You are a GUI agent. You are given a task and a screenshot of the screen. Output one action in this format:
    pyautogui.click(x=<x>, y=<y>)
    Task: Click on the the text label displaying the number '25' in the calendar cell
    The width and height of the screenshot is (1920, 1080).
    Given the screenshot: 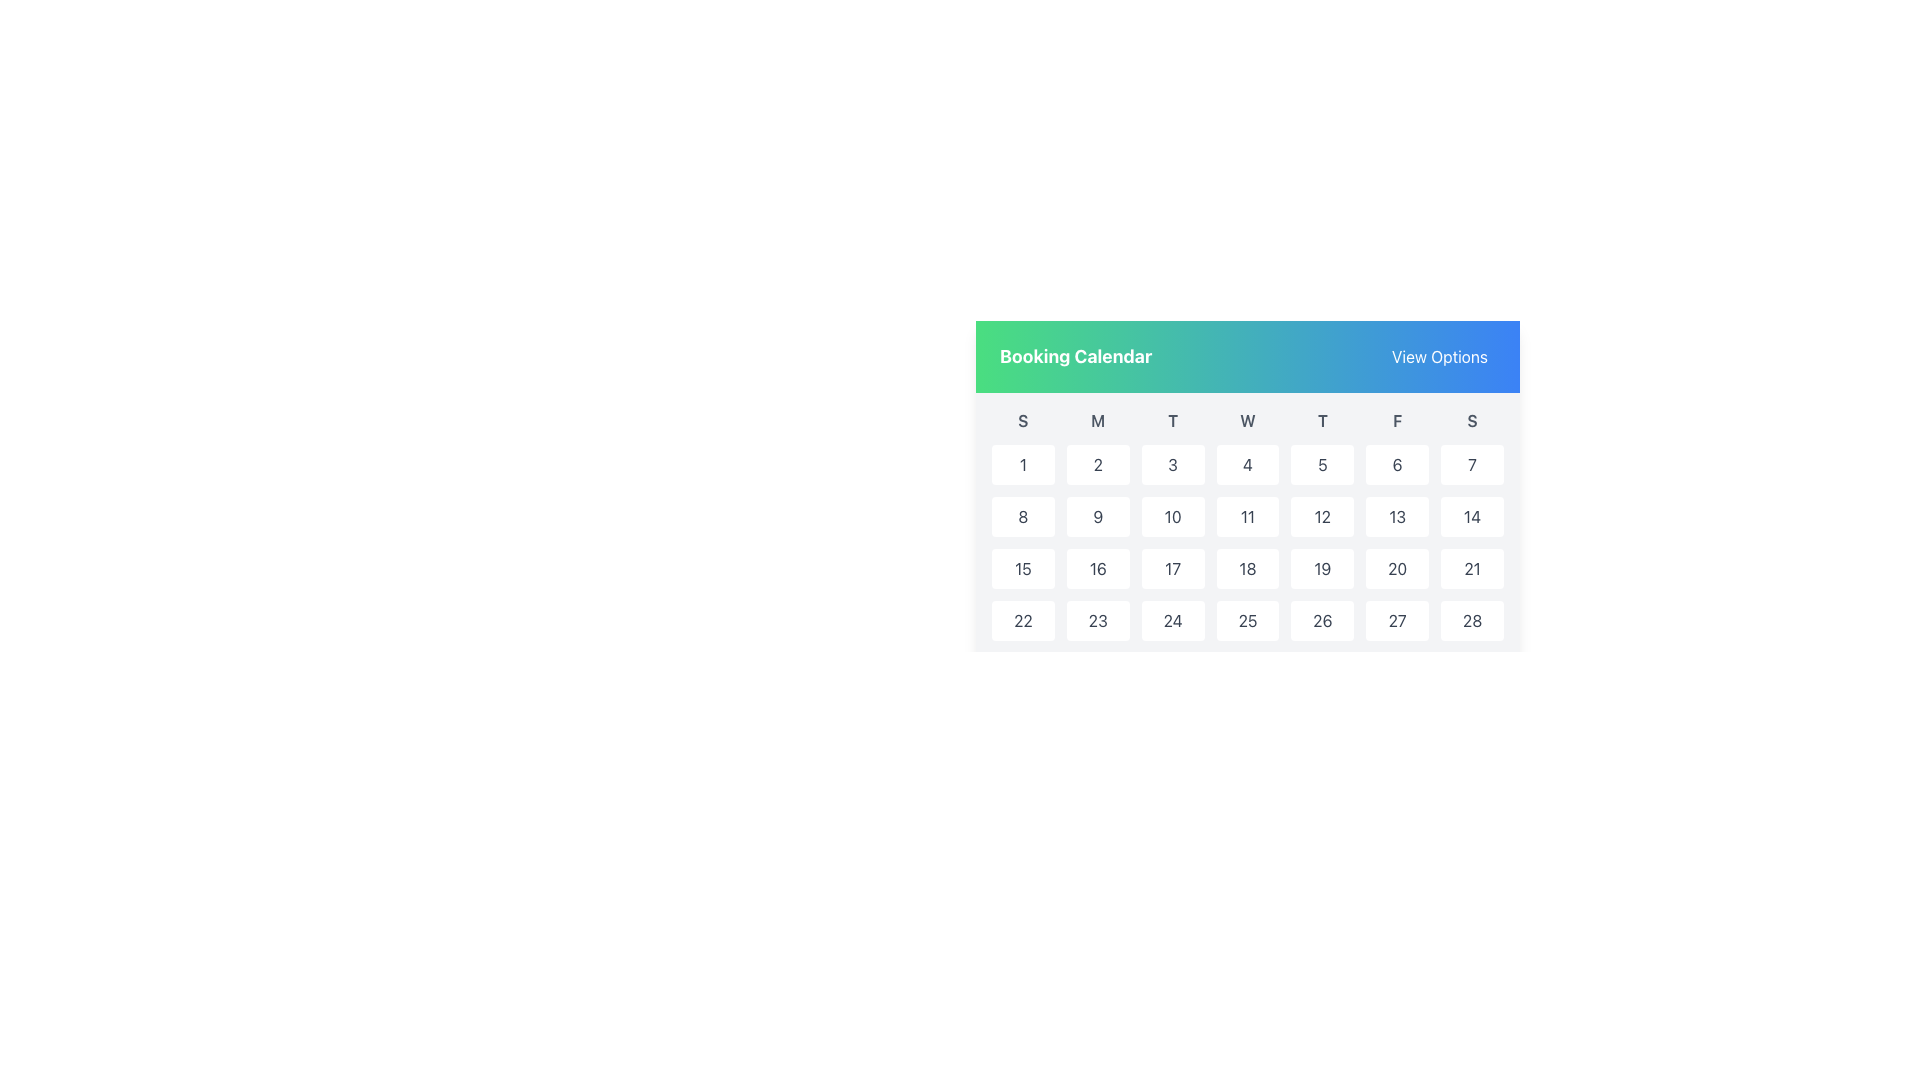 What is the action you would take?
    pyautogui.click(x=1247, y=620)
    